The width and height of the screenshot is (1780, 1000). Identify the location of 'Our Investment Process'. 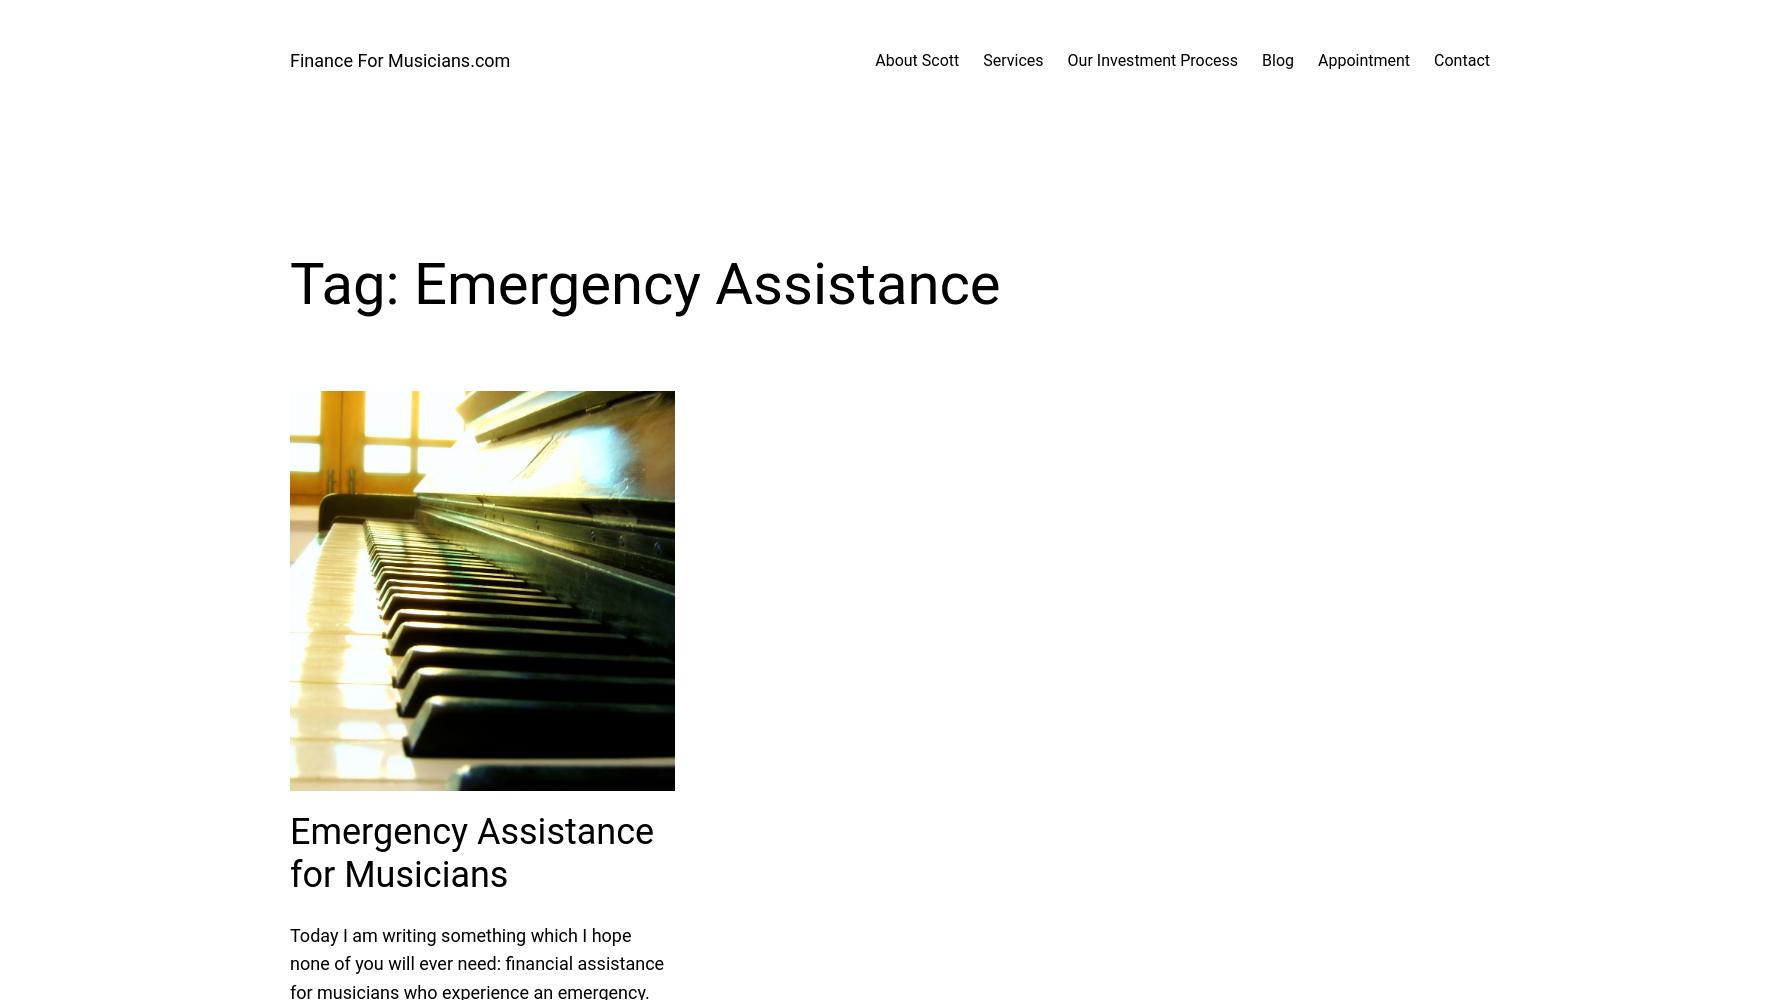
(1151, 60).